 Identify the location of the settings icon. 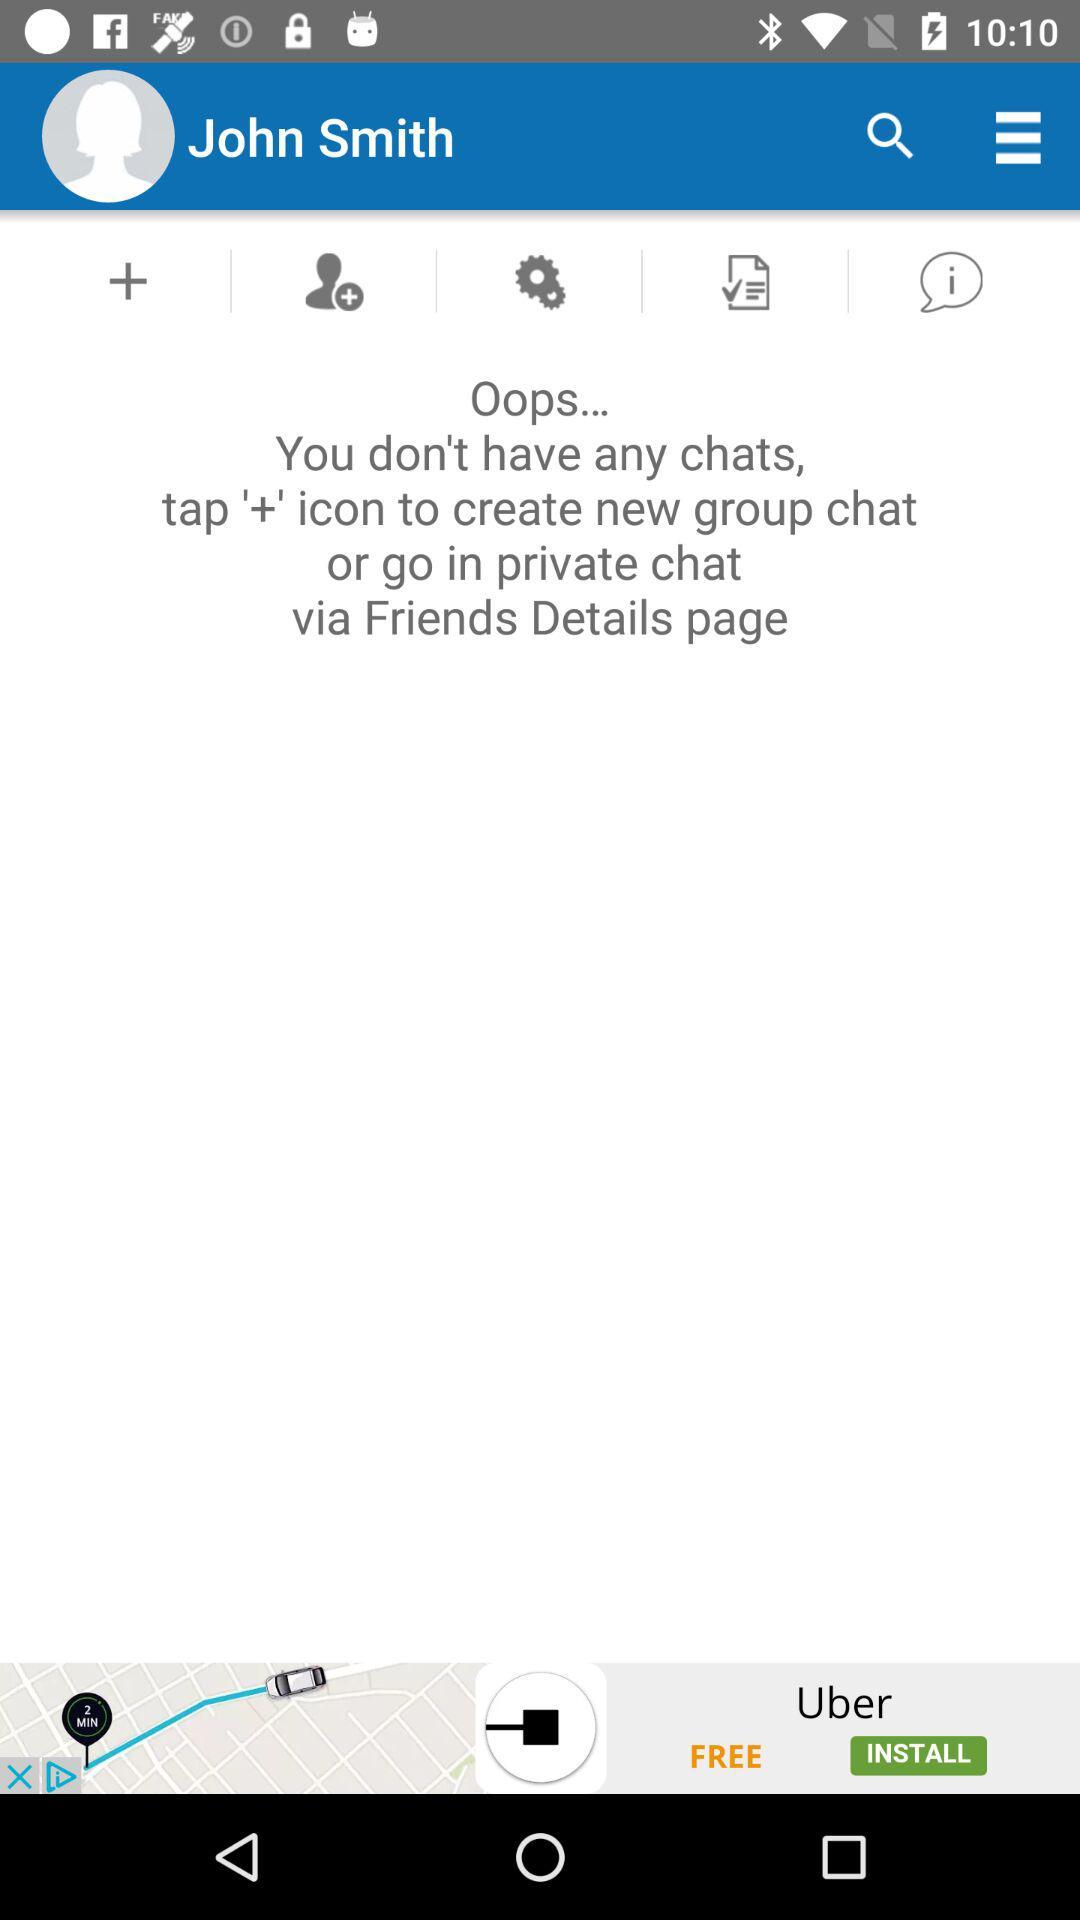
(538, 280).